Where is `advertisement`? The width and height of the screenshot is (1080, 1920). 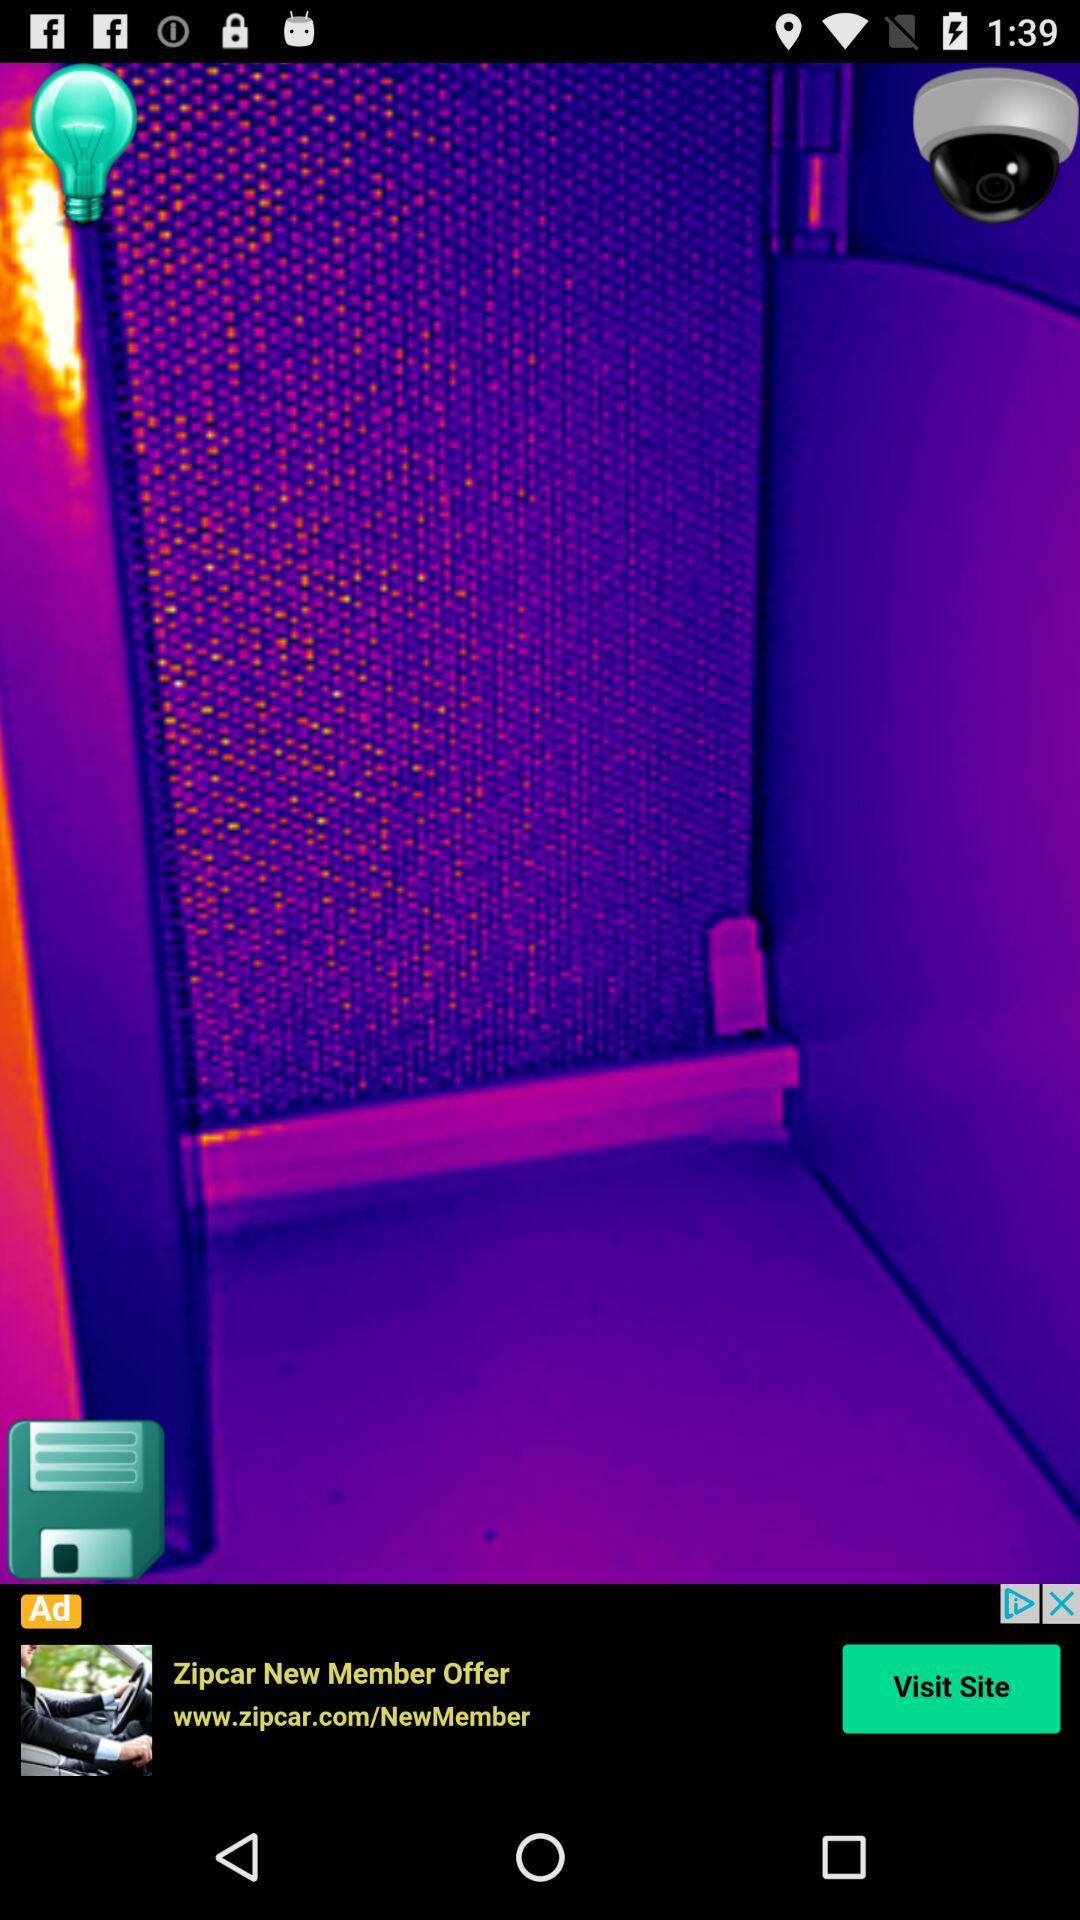 advertisement is located at coordinates (540, 1688).